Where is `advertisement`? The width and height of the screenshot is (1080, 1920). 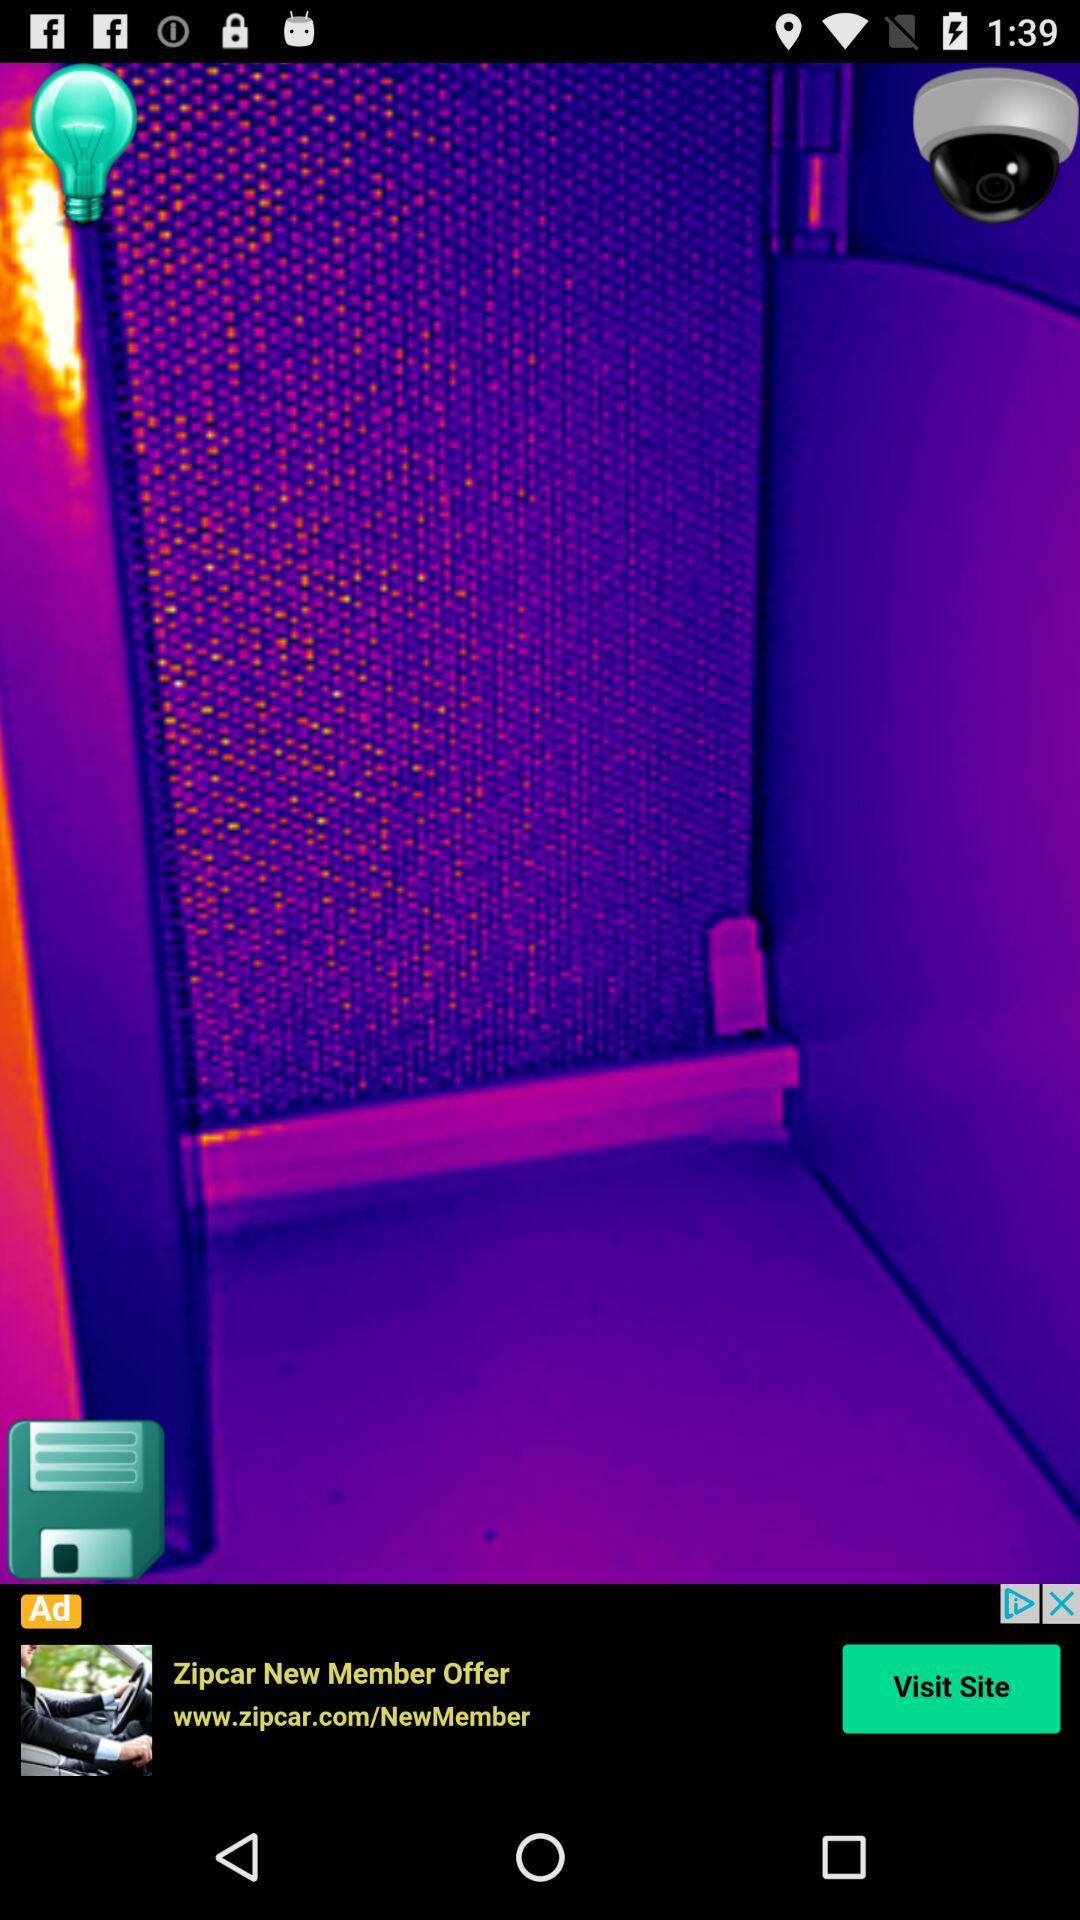 advertisement is located at coordinates (540, 1688).